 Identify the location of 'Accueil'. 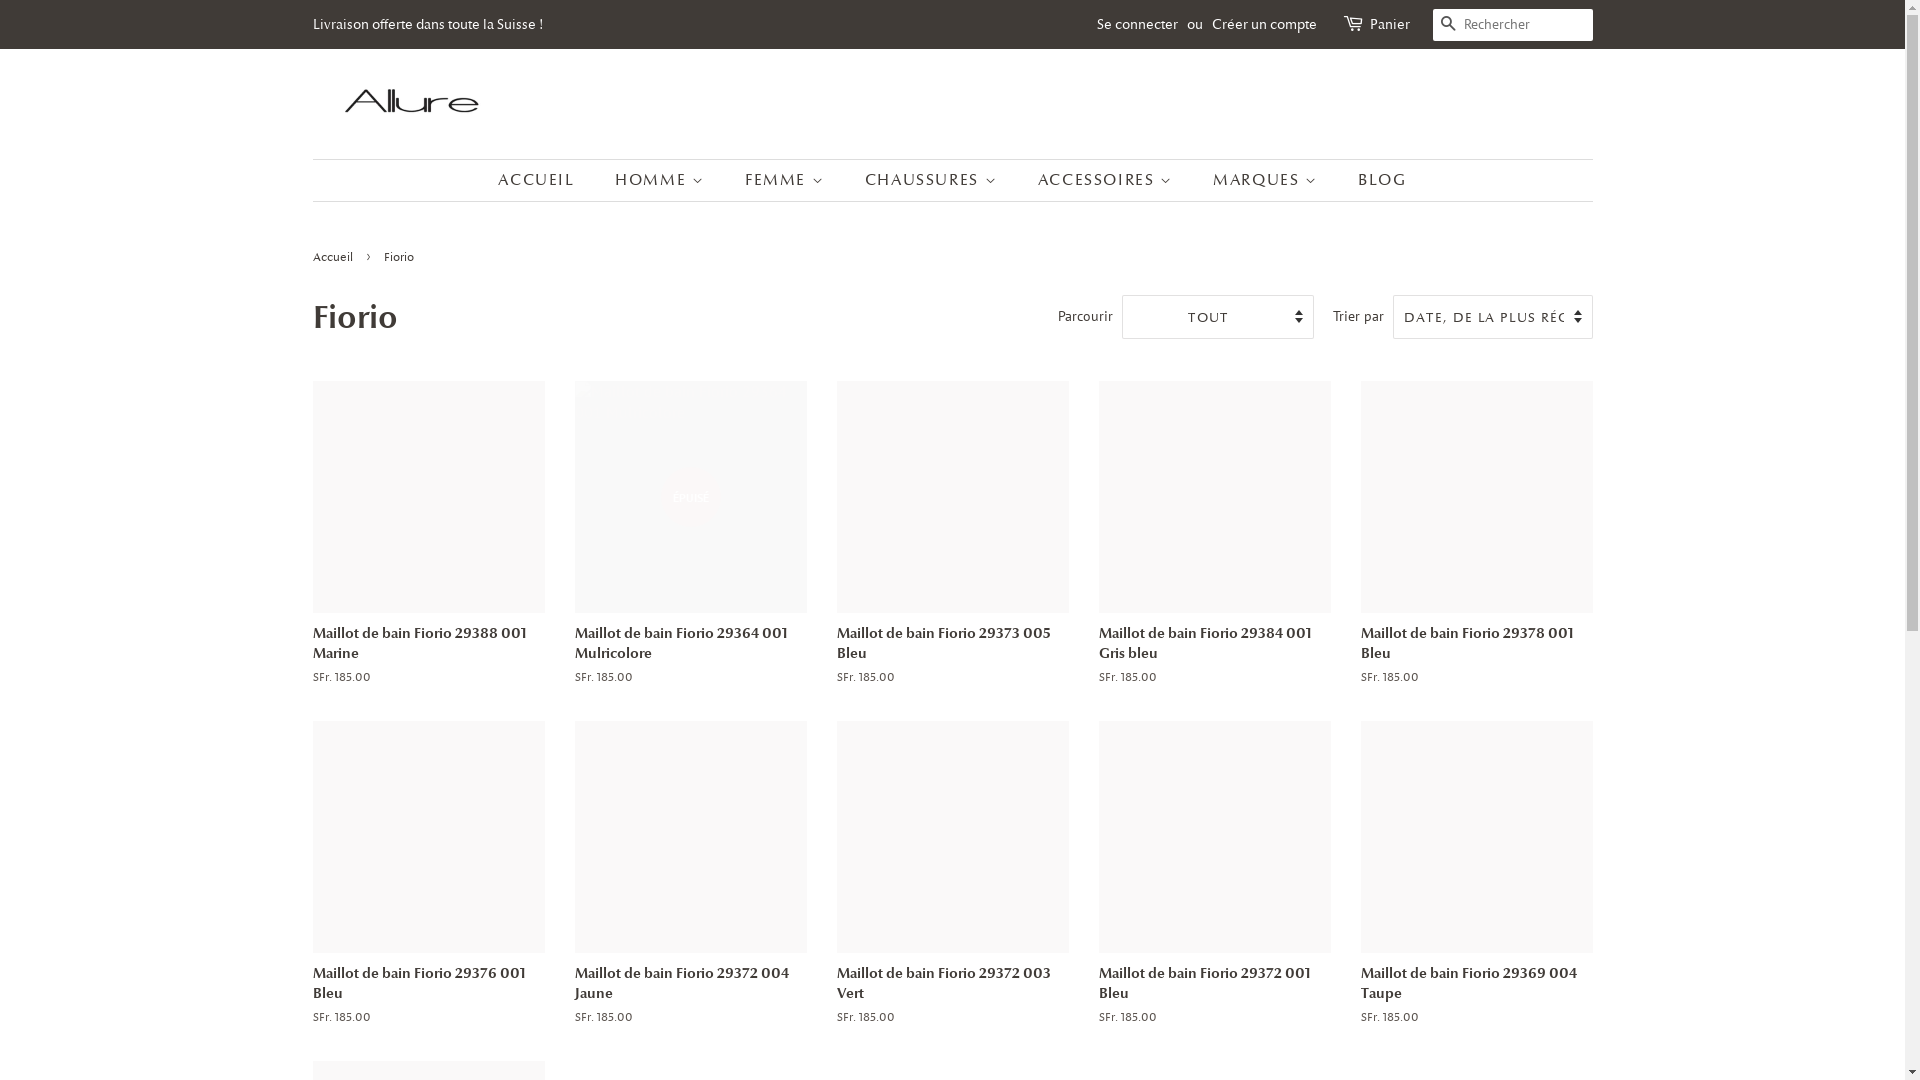
(311, 256).